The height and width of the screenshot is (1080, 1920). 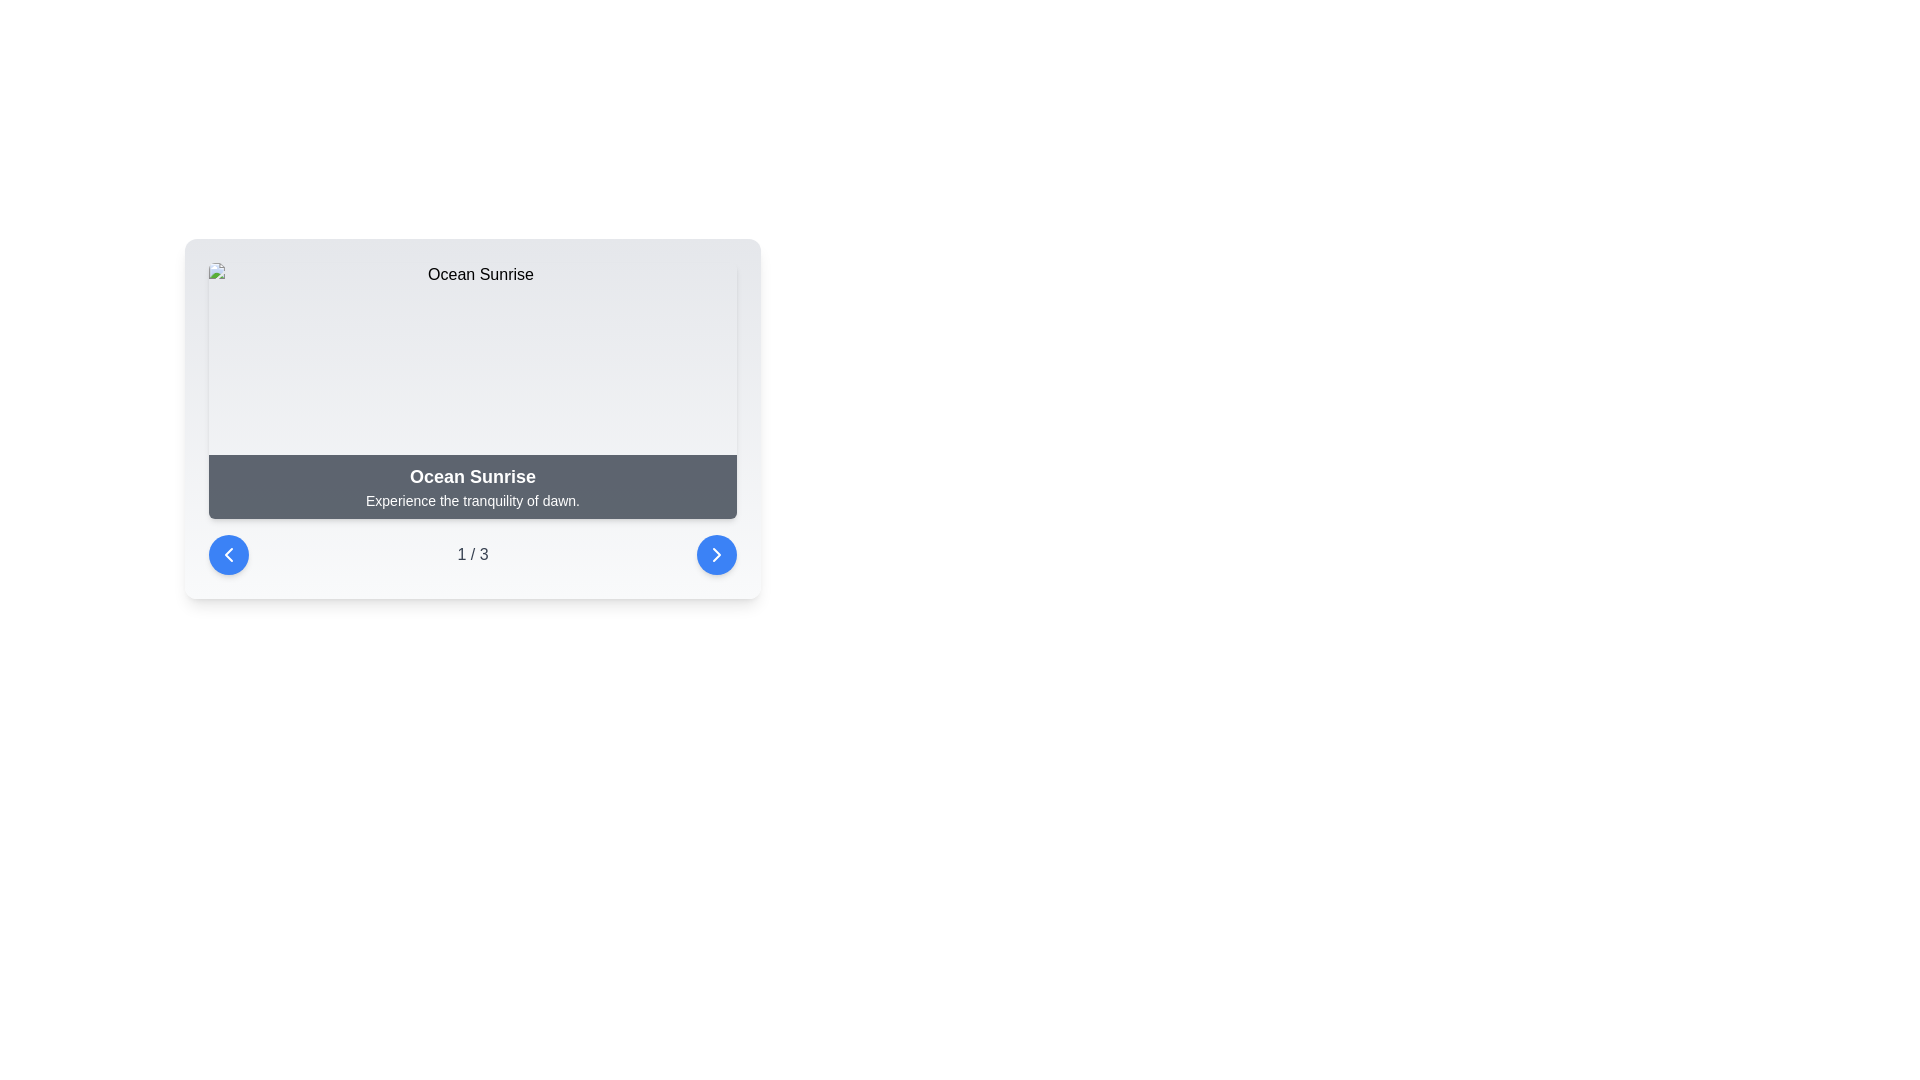 What do you see at coordinates (716, 555) in the screenshot?
I see `the rightward chevron arrow icon enclosed within a circular blue button located at the bottom right corner of the card interface, next to the text '1 / 3', for accessibility interactions` at bounding box center [716, 555].